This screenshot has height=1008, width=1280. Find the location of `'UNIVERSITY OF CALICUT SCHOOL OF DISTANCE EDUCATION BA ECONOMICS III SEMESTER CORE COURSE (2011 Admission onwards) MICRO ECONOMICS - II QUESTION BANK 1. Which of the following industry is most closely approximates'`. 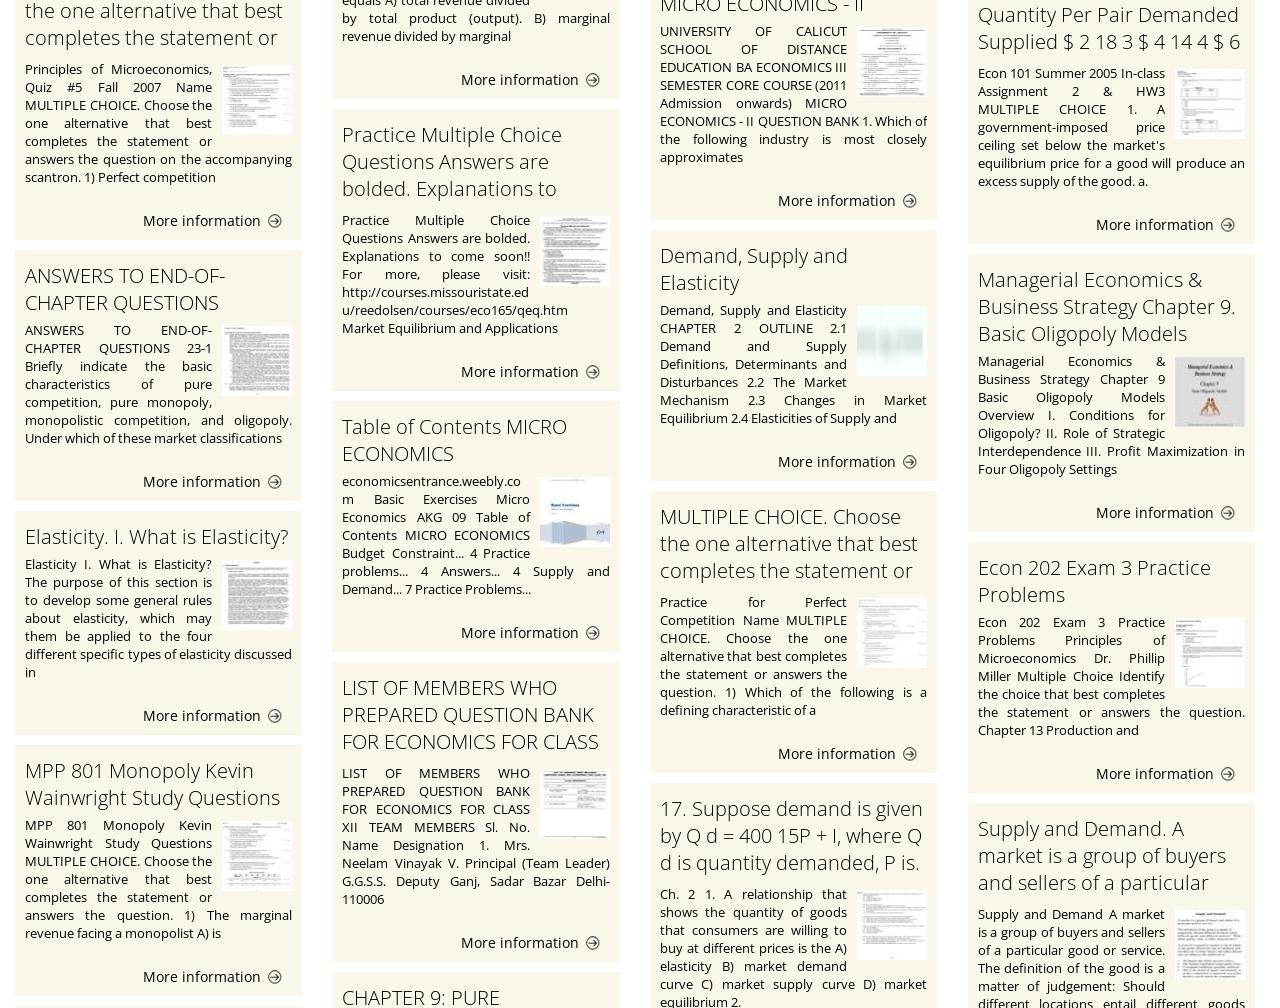

'UNIVERSITY OF CALICUT SCHOOL OF DISTANCE EDUCATION BA ECONOMICS III SEMESTER CORE COURSE (2011 Admission onwards) MICRO ECONOMICS - II QUESTION BANK 1. Which of the following industry is most closely approximates' is located at coordinates (658, 94).